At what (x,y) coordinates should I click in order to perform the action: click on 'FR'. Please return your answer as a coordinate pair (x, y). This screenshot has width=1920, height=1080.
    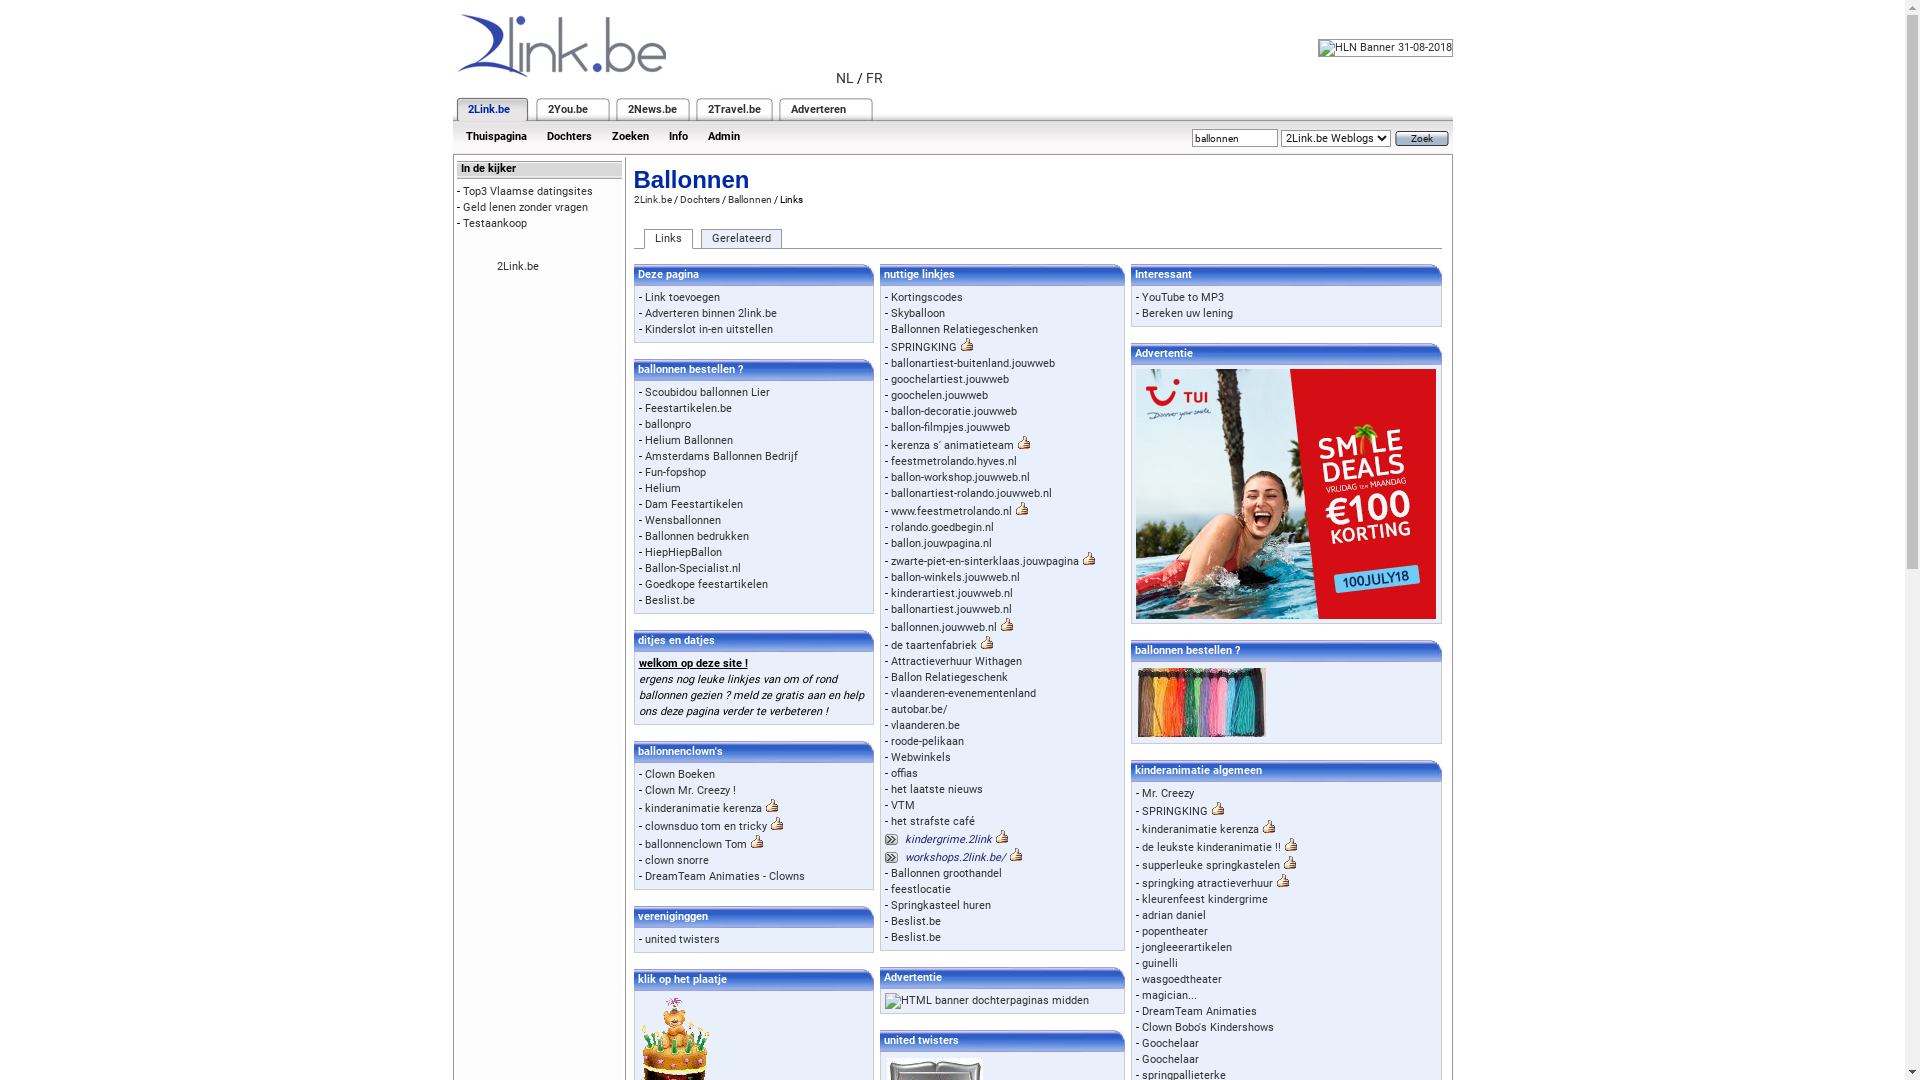
    Looking at the image, I should click on (865, 76).